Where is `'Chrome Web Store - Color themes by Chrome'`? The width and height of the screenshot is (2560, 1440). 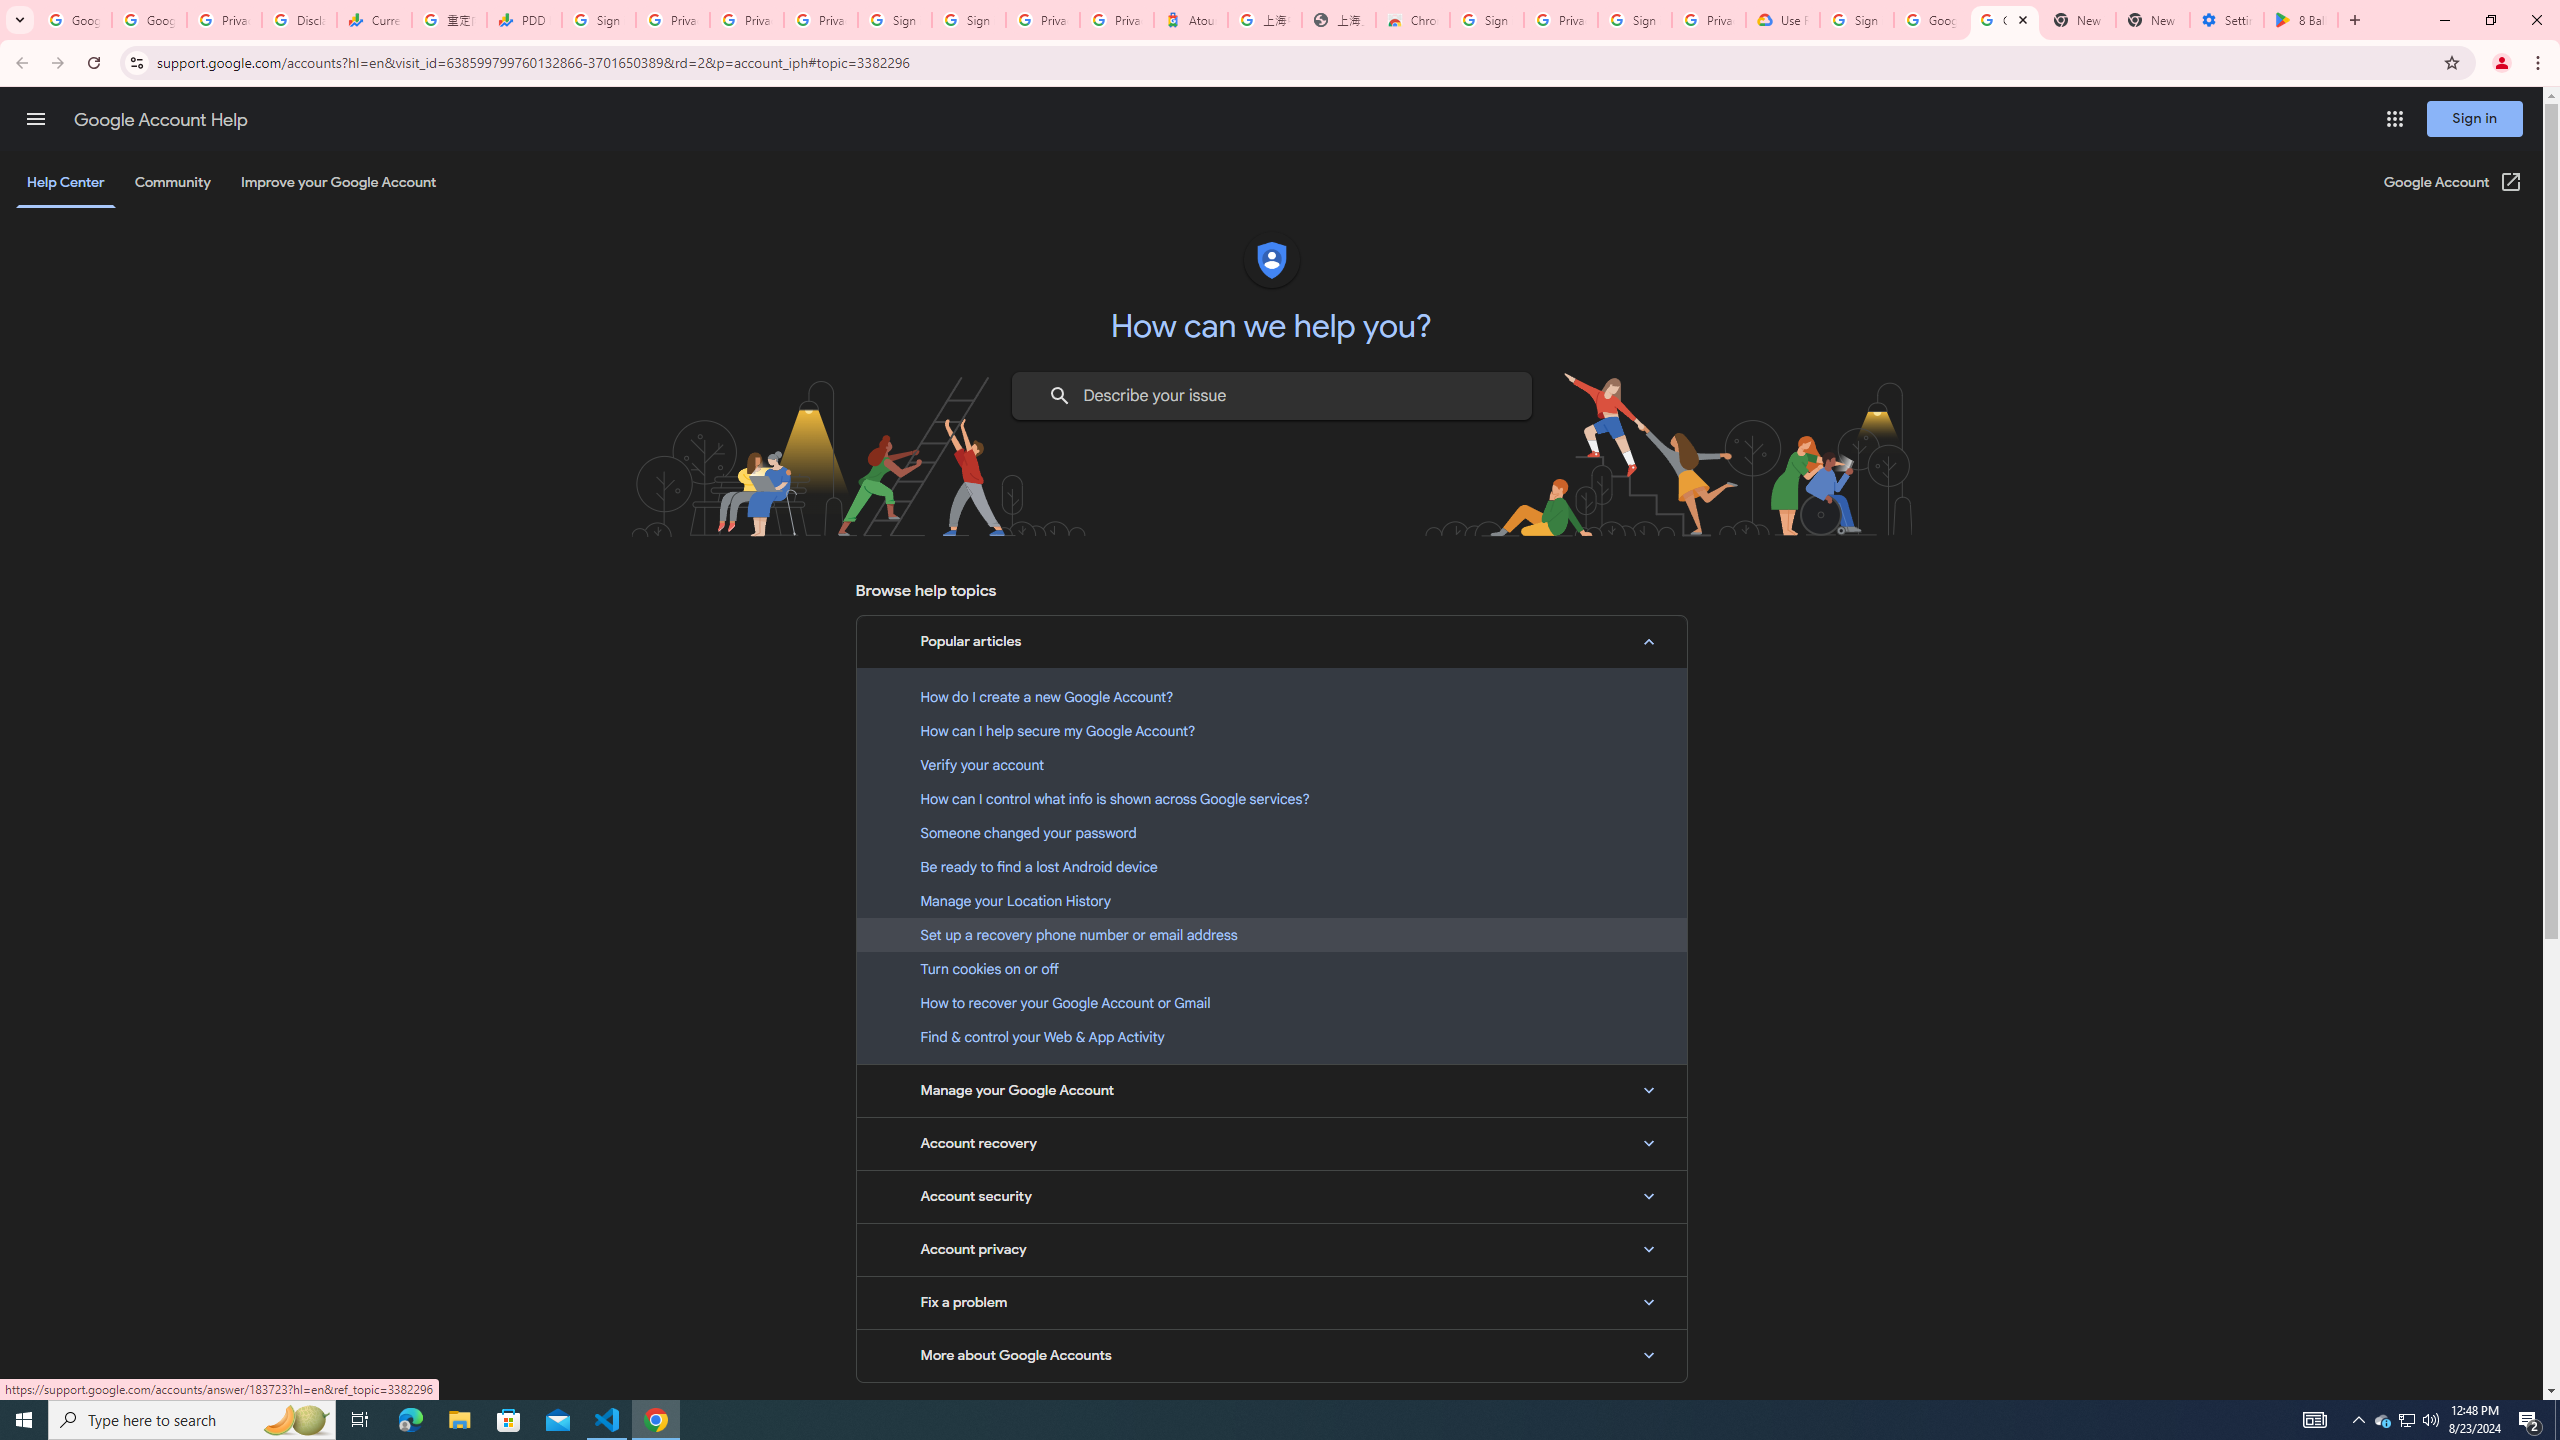
'Chrome Web Store - Color themes by Chrome' is located at coordinates (1413, 19).